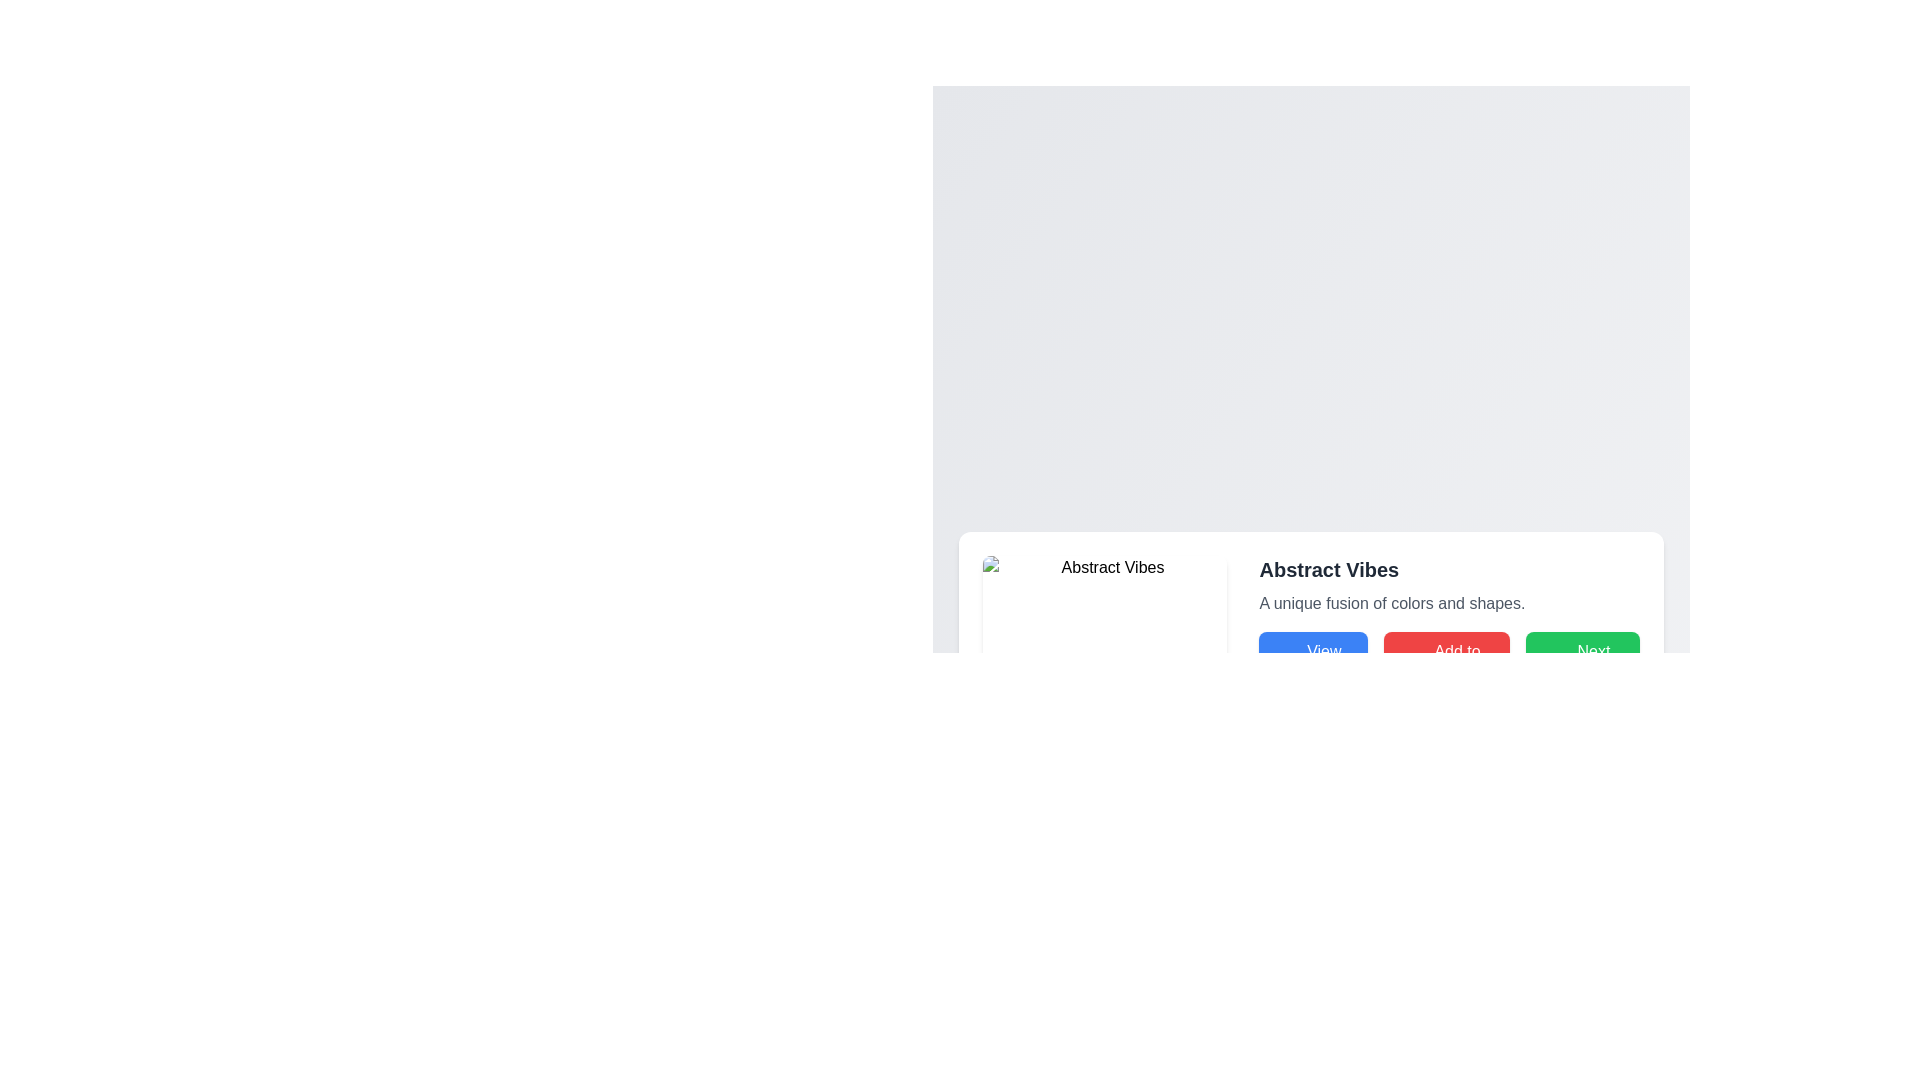  Describe the element at coordinates (1311, 624) in the screenshot. I see `the 'View Details' button within the card titled 'Abstract Vibes'` at that location.